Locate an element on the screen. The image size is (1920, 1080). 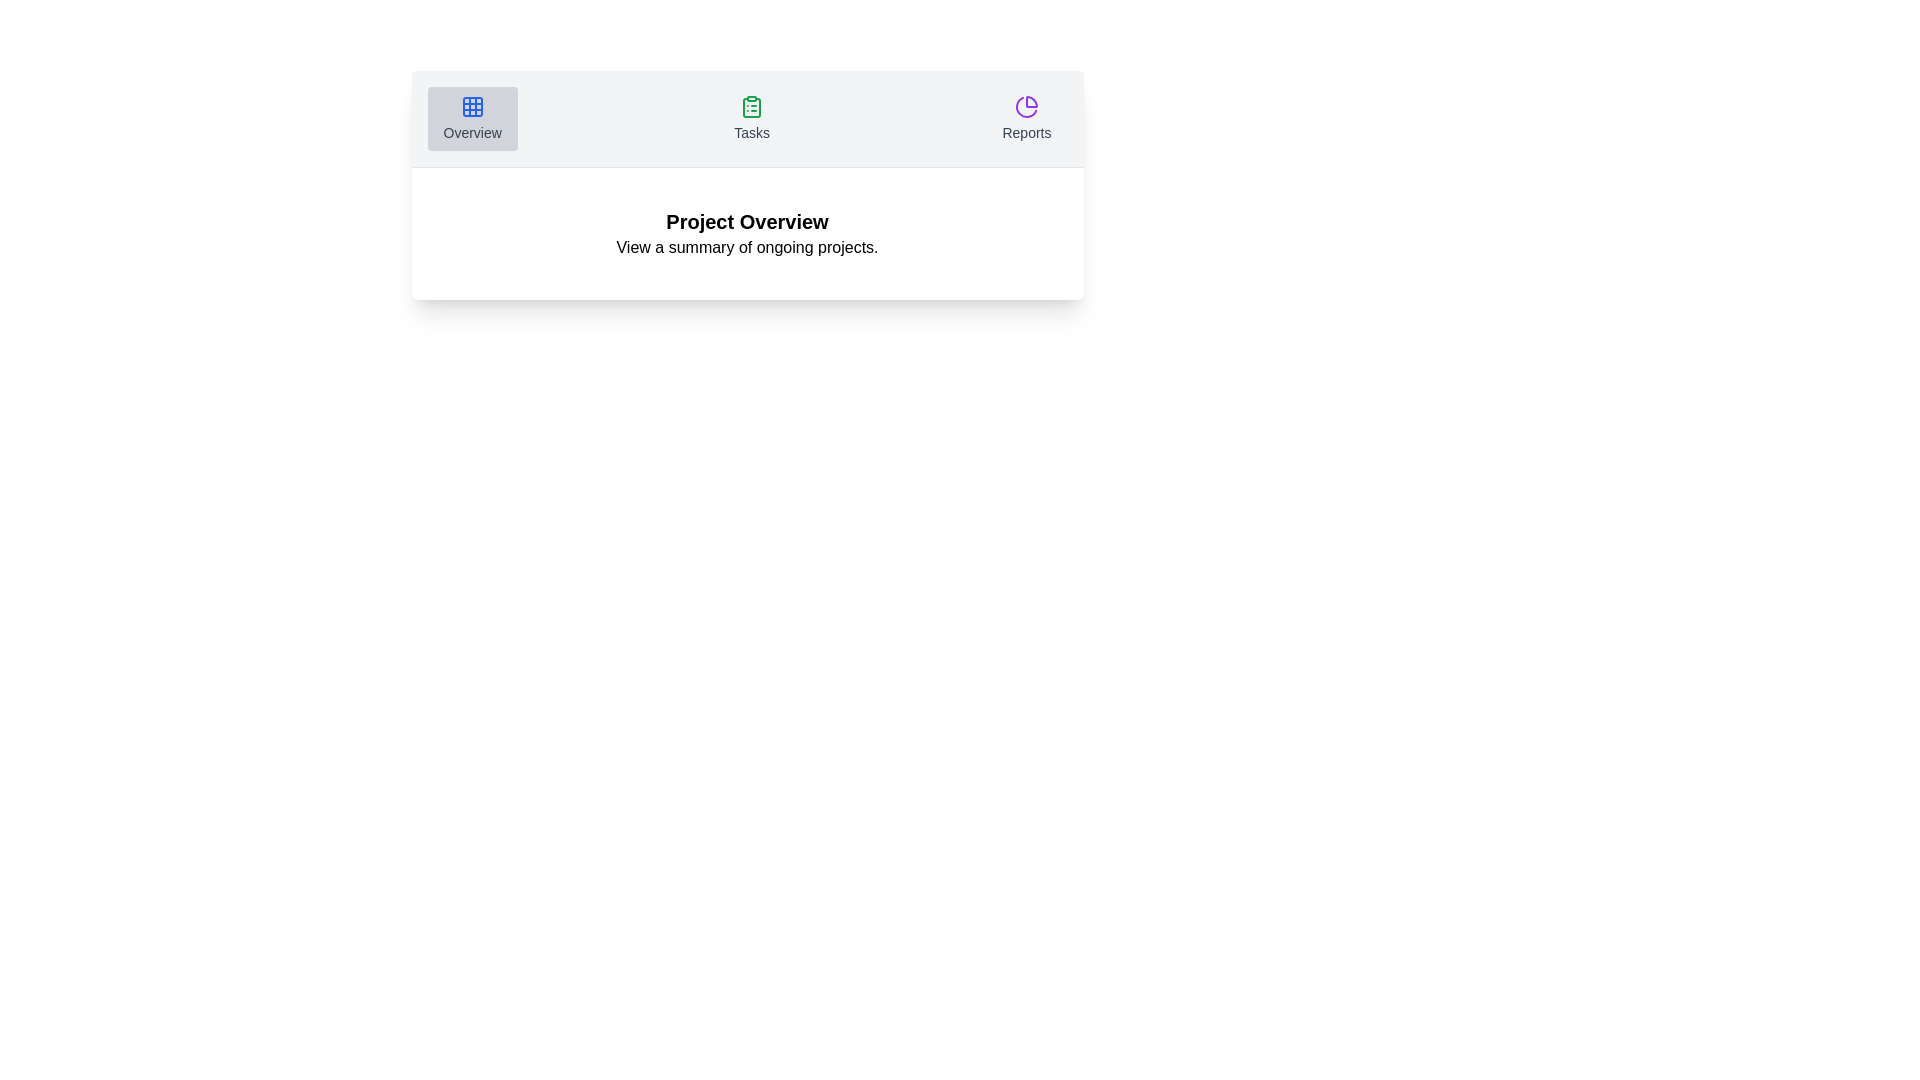
the tab button labeled Overview to observe its visual change is located at coordinates (471, 119).